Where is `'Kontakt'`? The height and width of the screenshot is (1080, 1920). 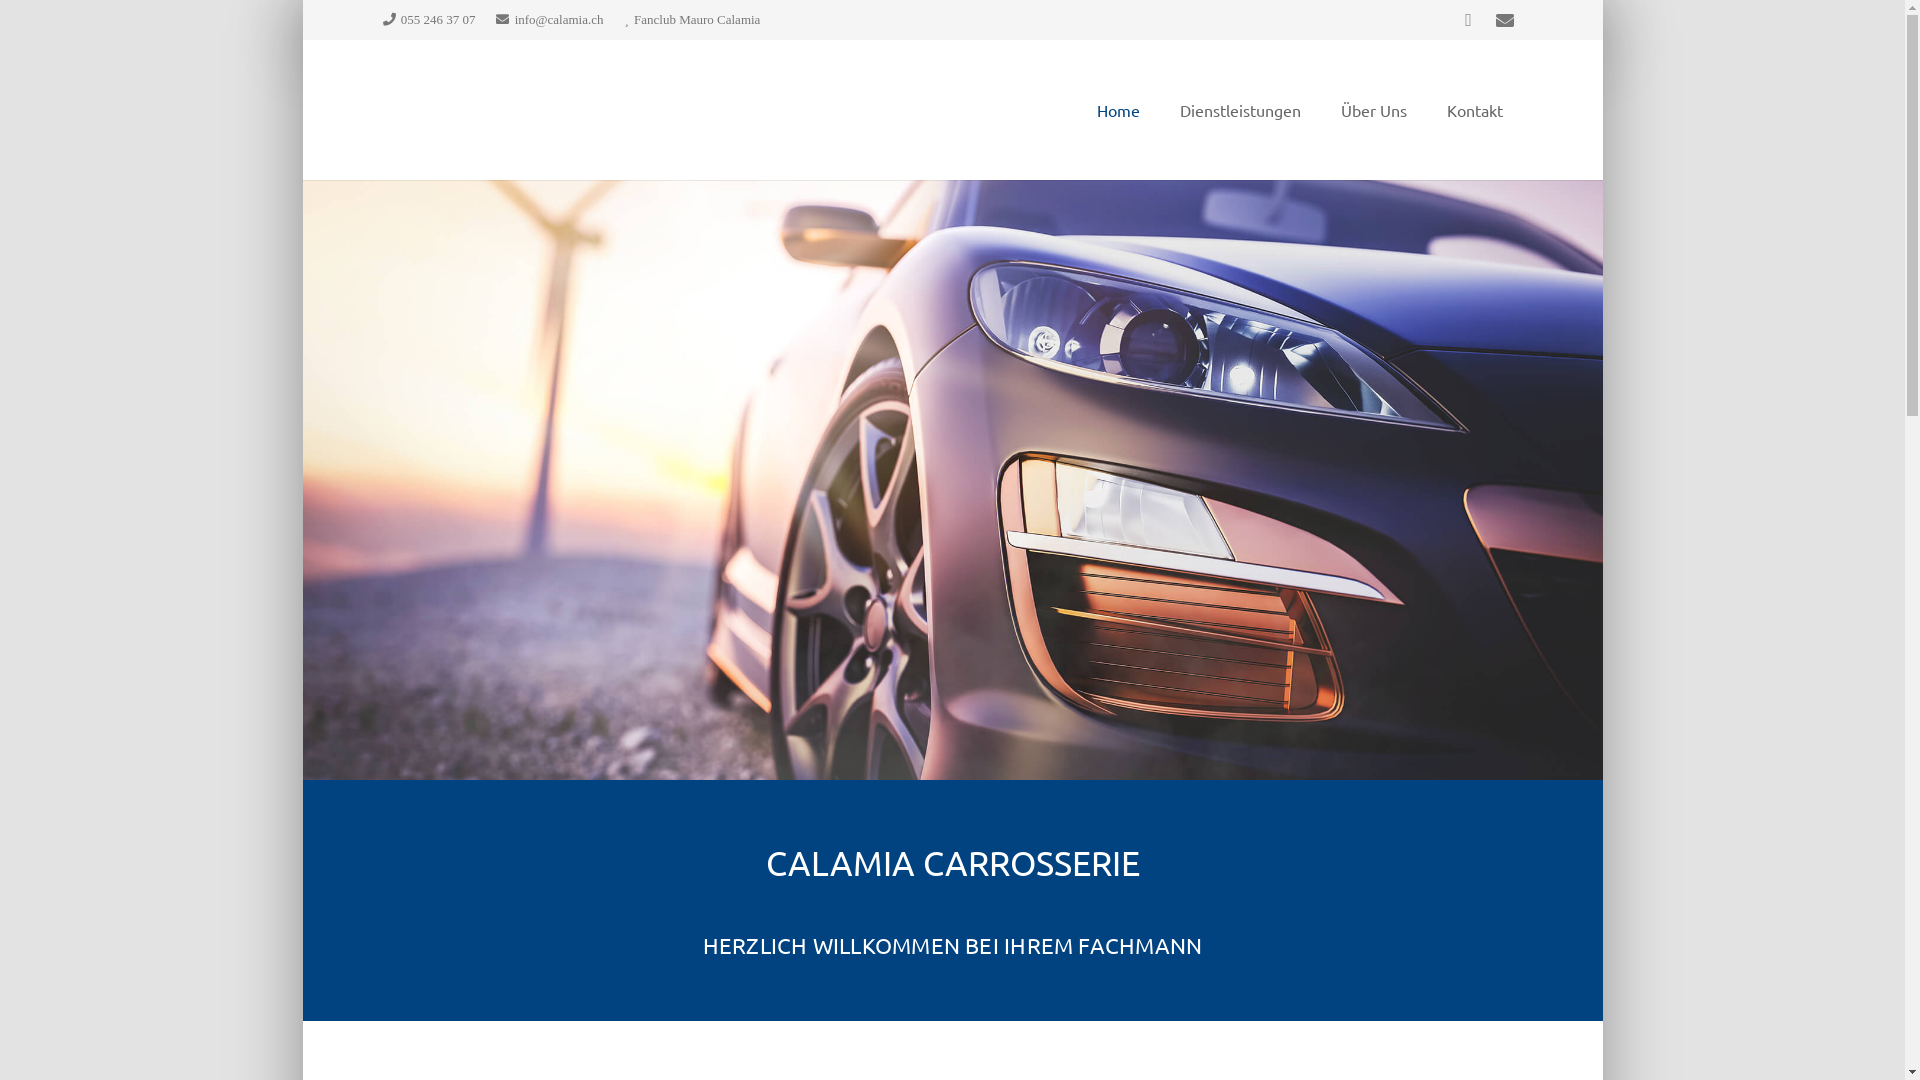
'Kontakt' is located at coordinates (1473, 110).